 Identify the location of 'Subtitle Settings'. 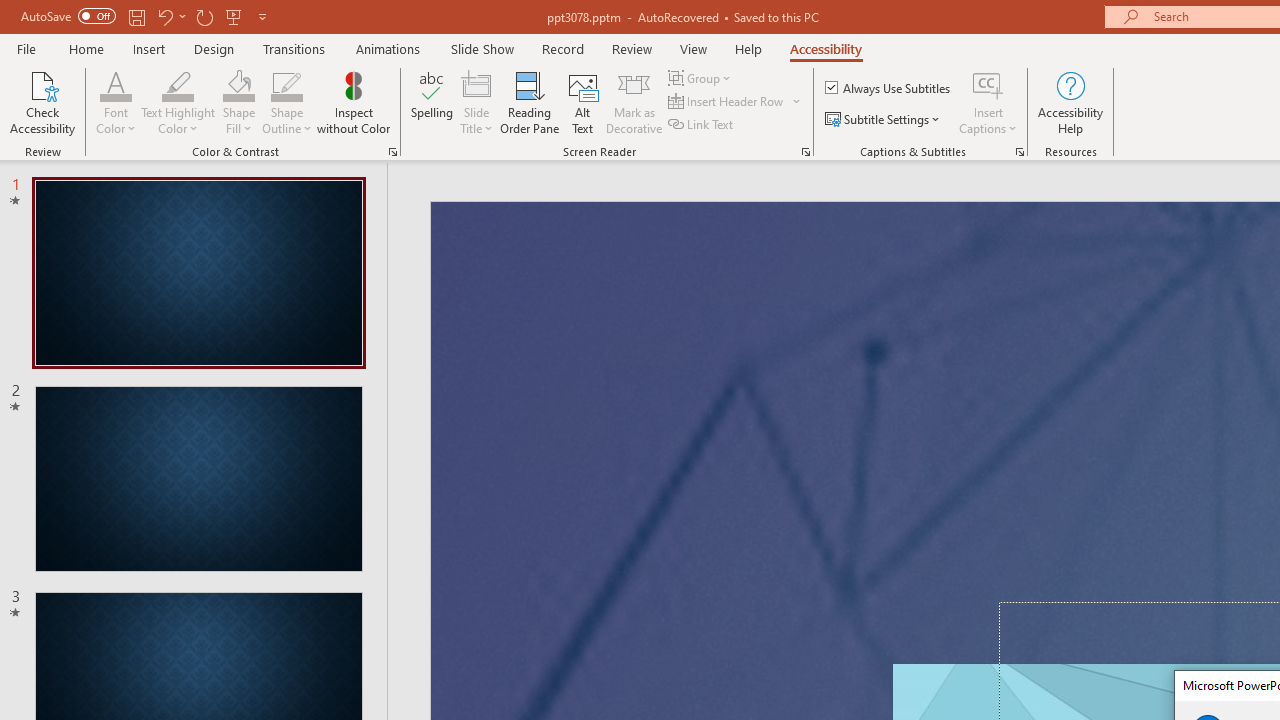
(883, 119).